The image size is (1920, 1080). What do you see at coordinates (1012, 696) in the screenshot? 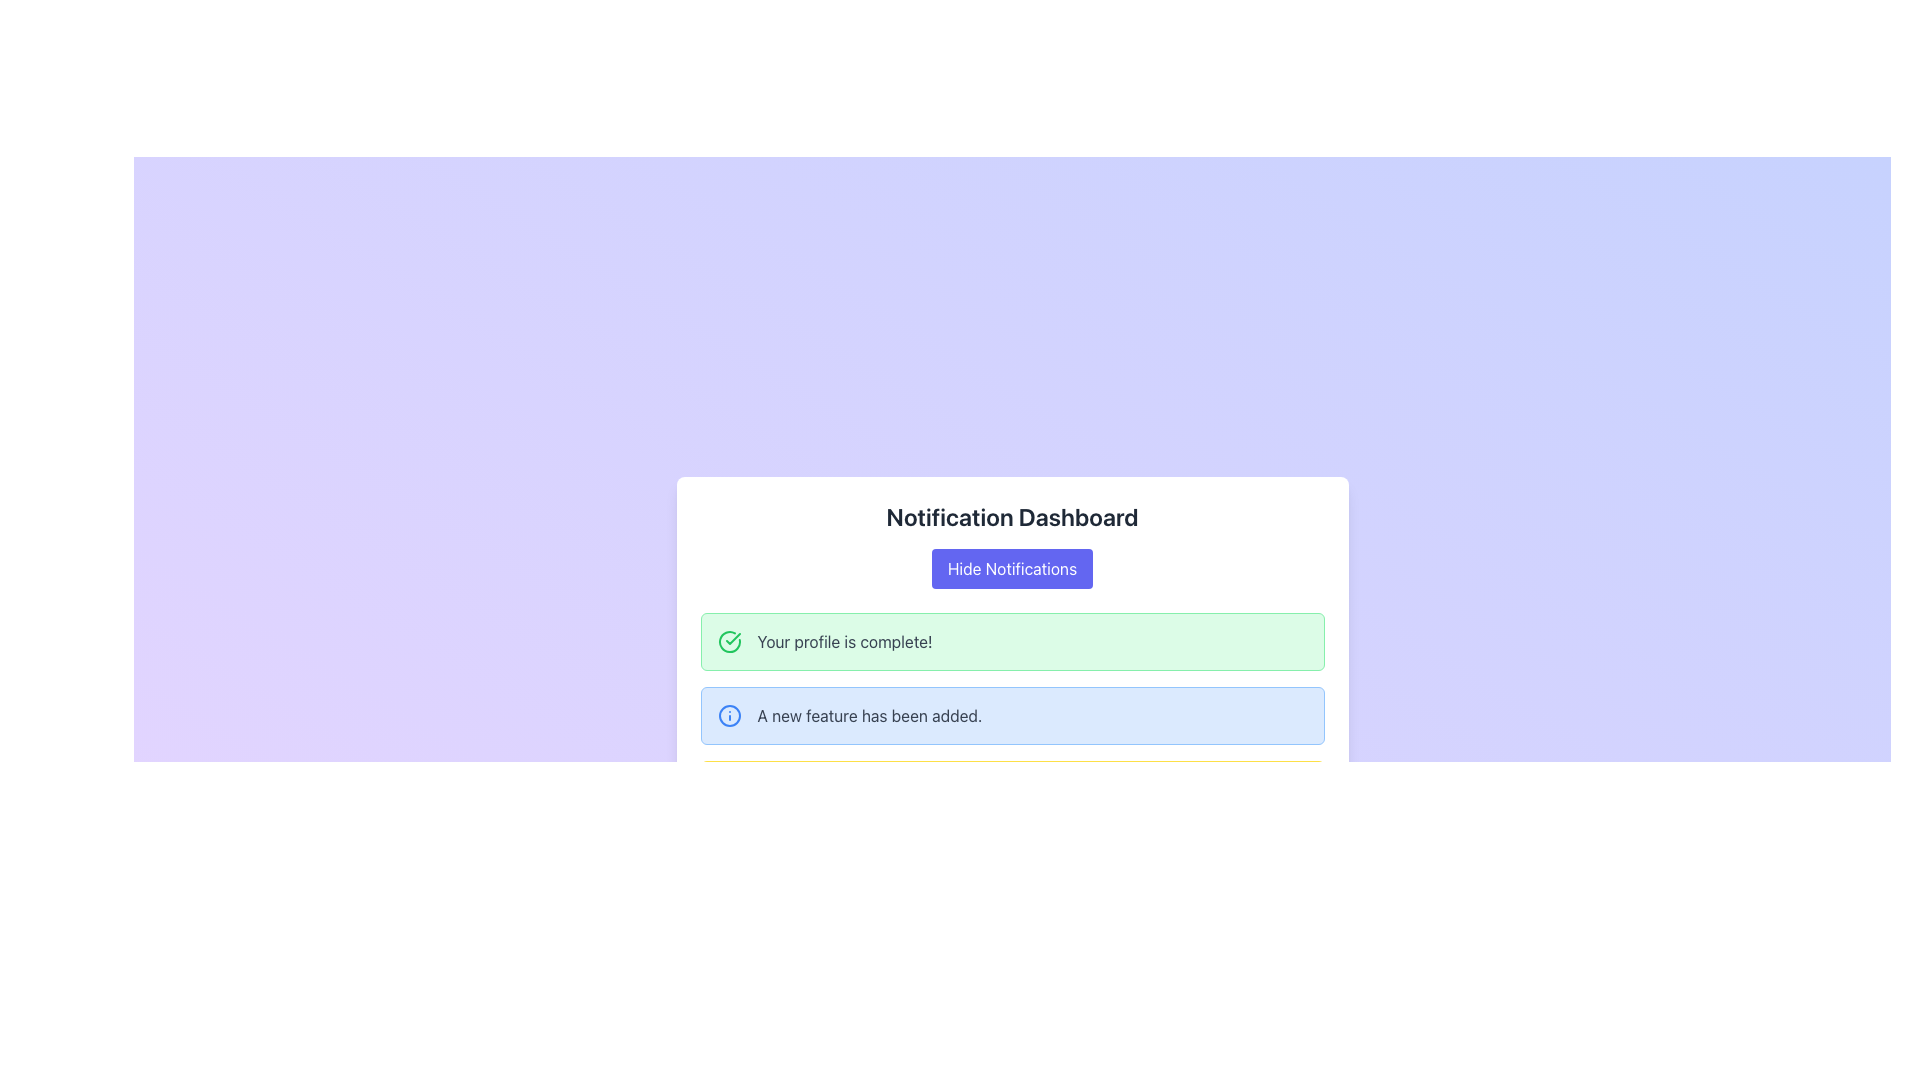
I see `the second notification card within the 'Notification Dashboard', which is a non-interactive display informing the user about a new feature` at bounding box center [1012, 696].